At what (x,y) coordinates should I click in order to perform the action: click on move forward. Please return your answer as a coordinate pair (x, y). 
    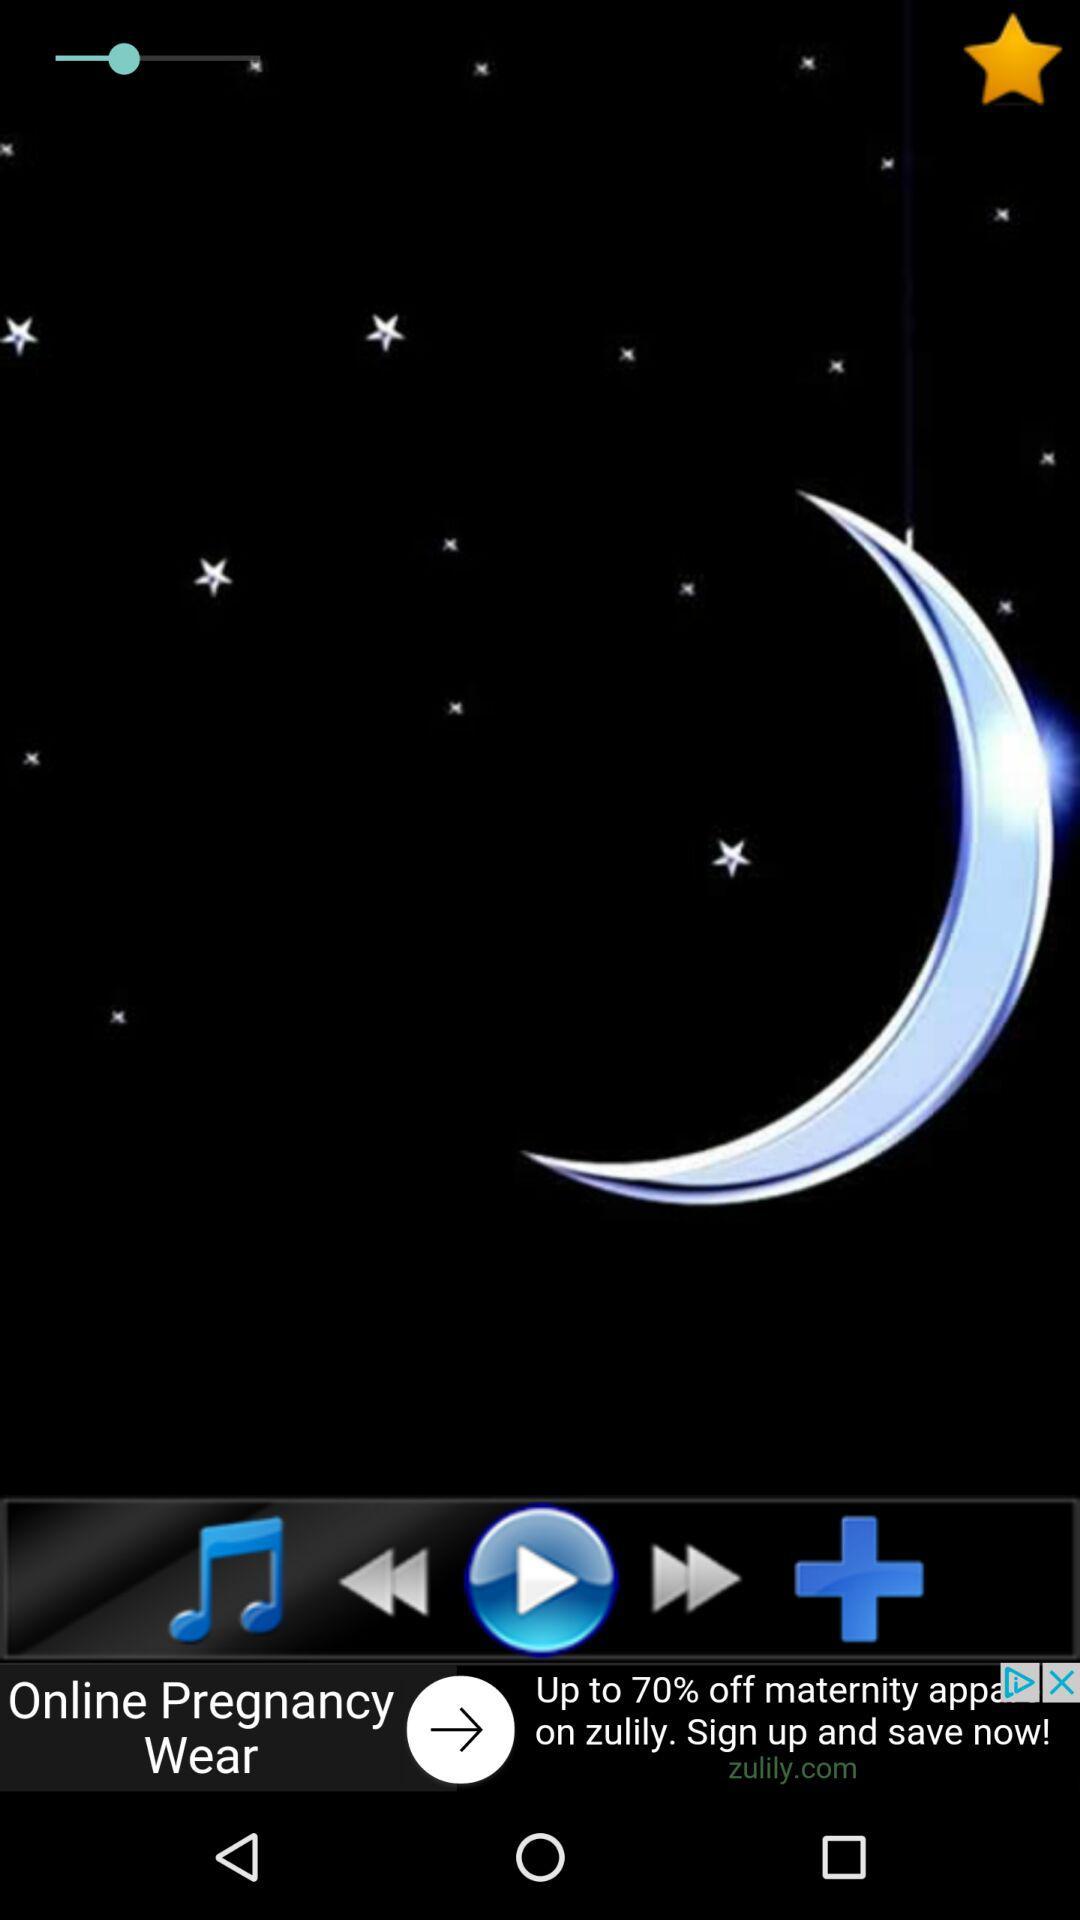
    Looking at the image, I should click on (707, 1577).